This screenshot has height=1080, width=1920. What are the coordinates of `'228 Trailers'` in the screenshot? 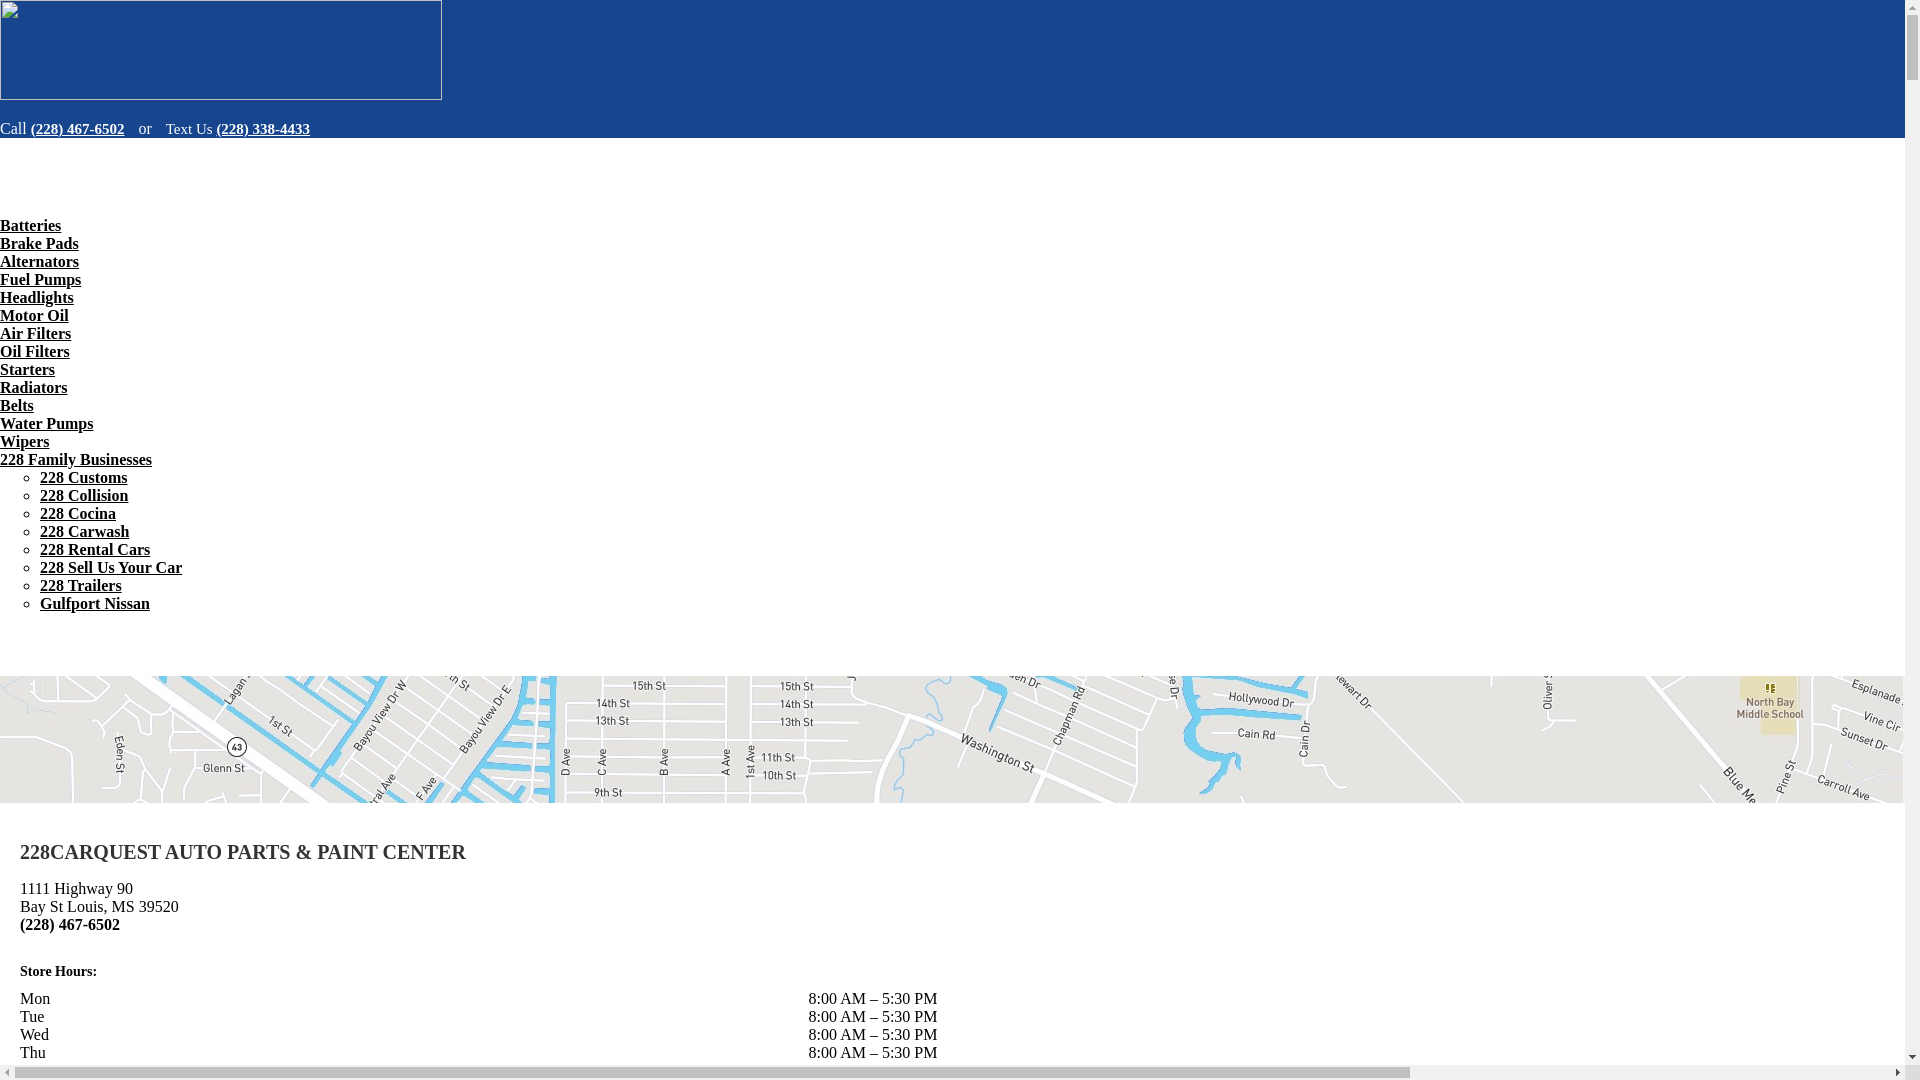 It's located at (80, 585).